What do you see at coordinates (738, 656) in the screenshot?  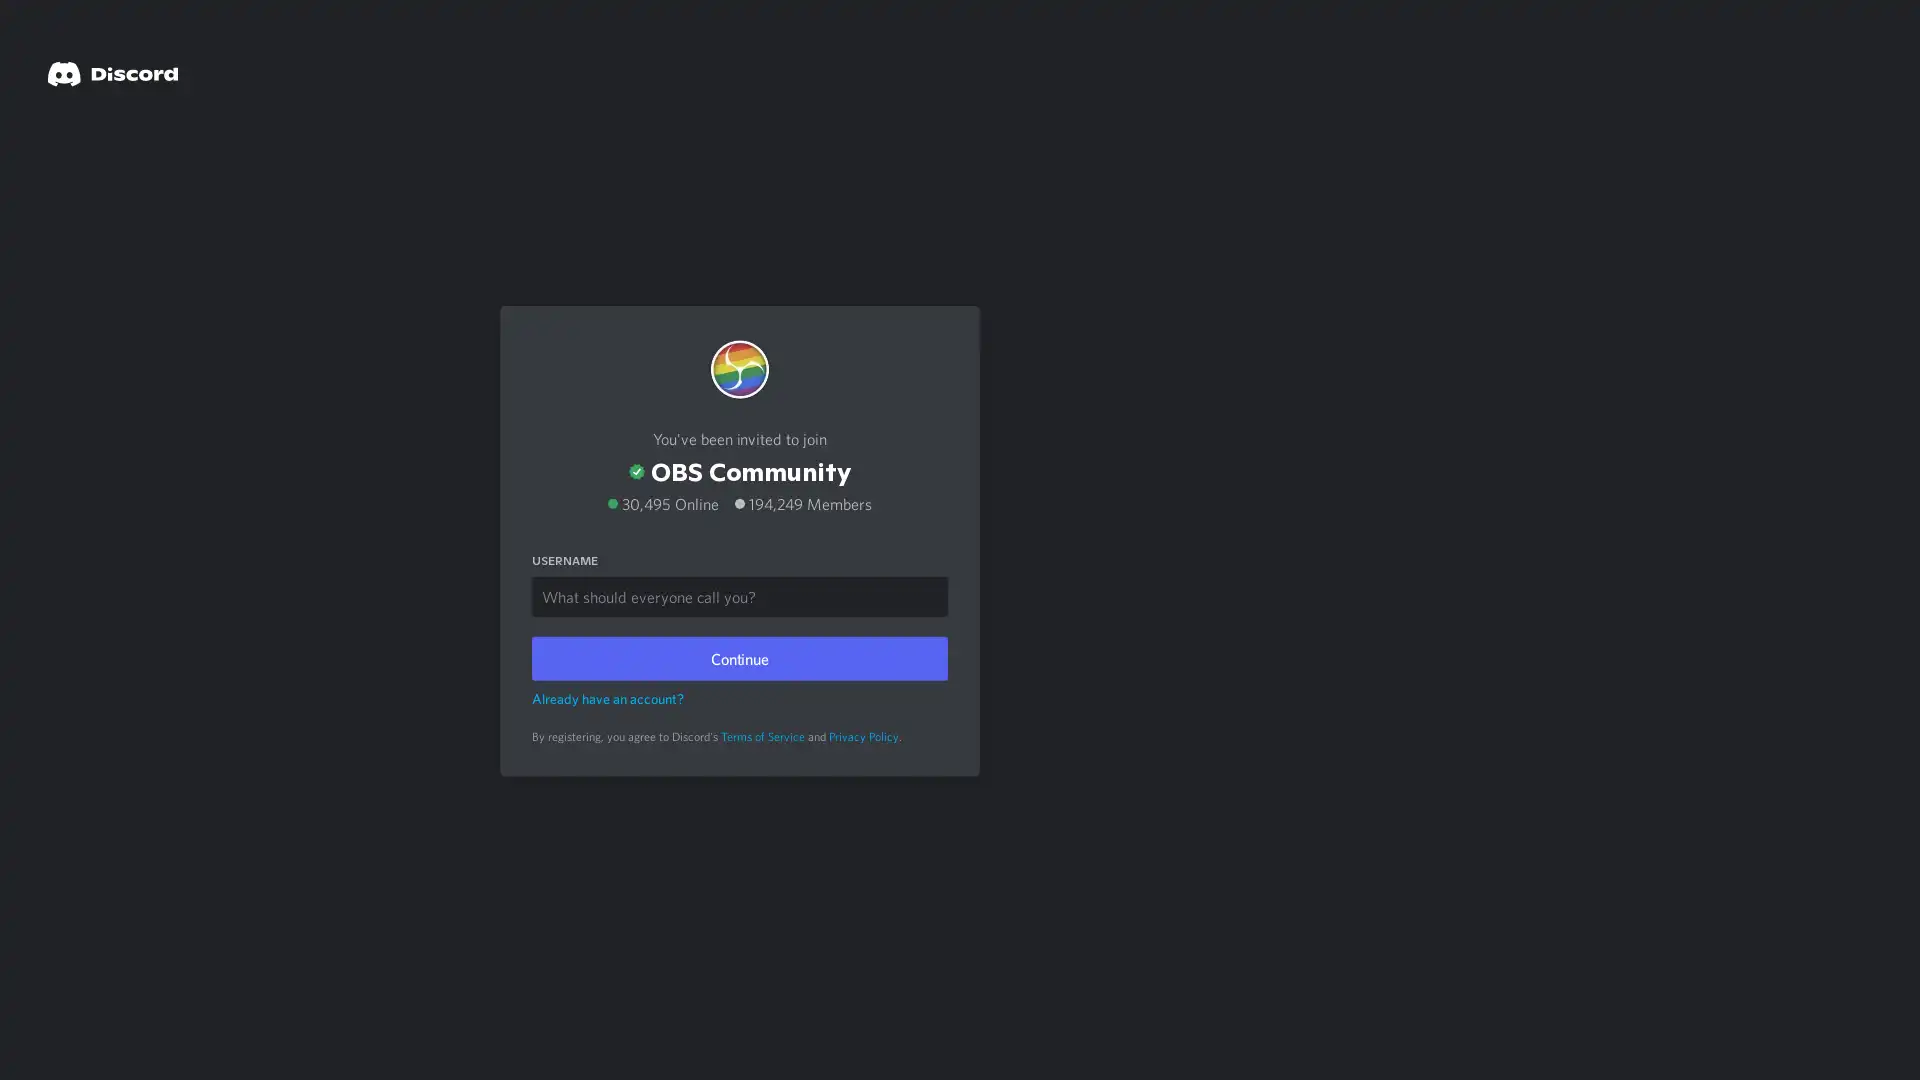 I see `Continue` at bounding box center [738, 656].